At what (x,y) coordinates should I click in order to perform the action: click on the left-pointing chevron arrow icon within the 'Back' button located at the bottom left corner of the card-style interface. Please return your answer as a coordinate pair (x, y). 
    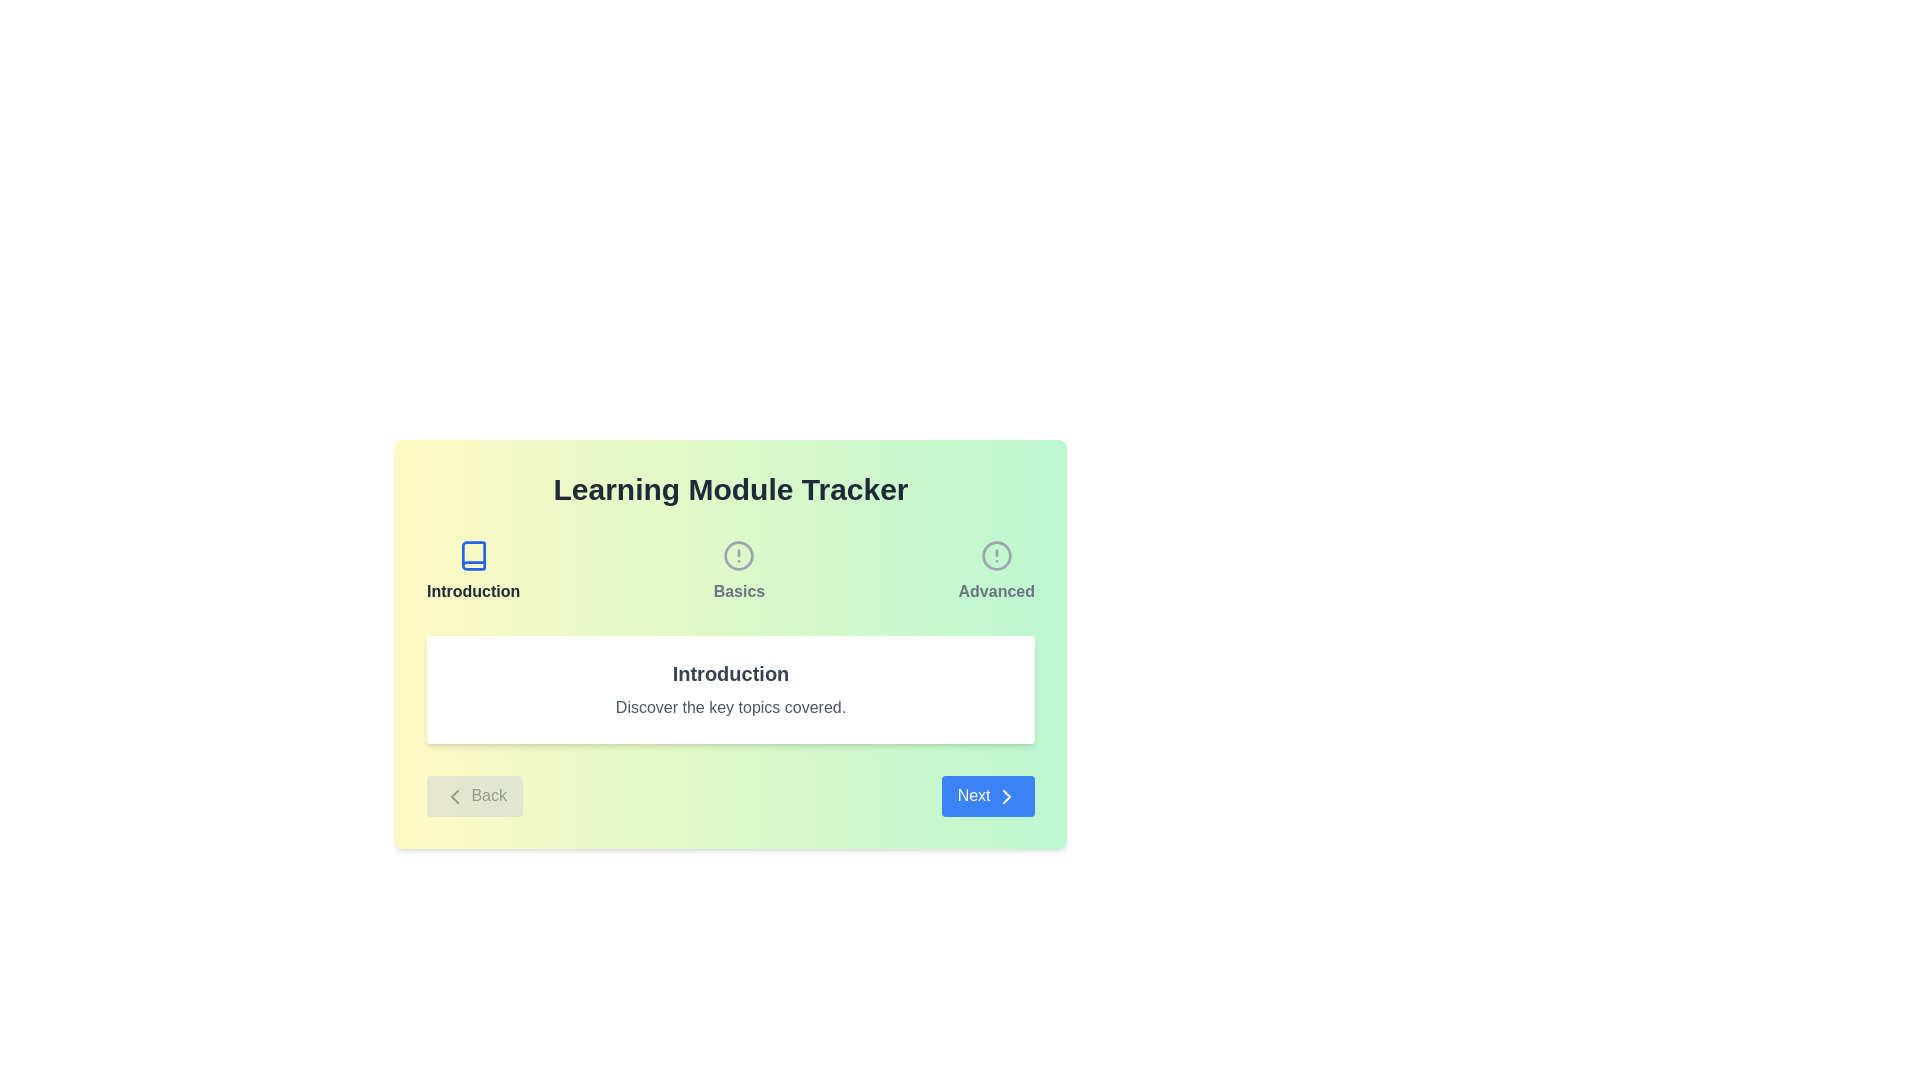
    Looking at the image, I should click on (454, 794).